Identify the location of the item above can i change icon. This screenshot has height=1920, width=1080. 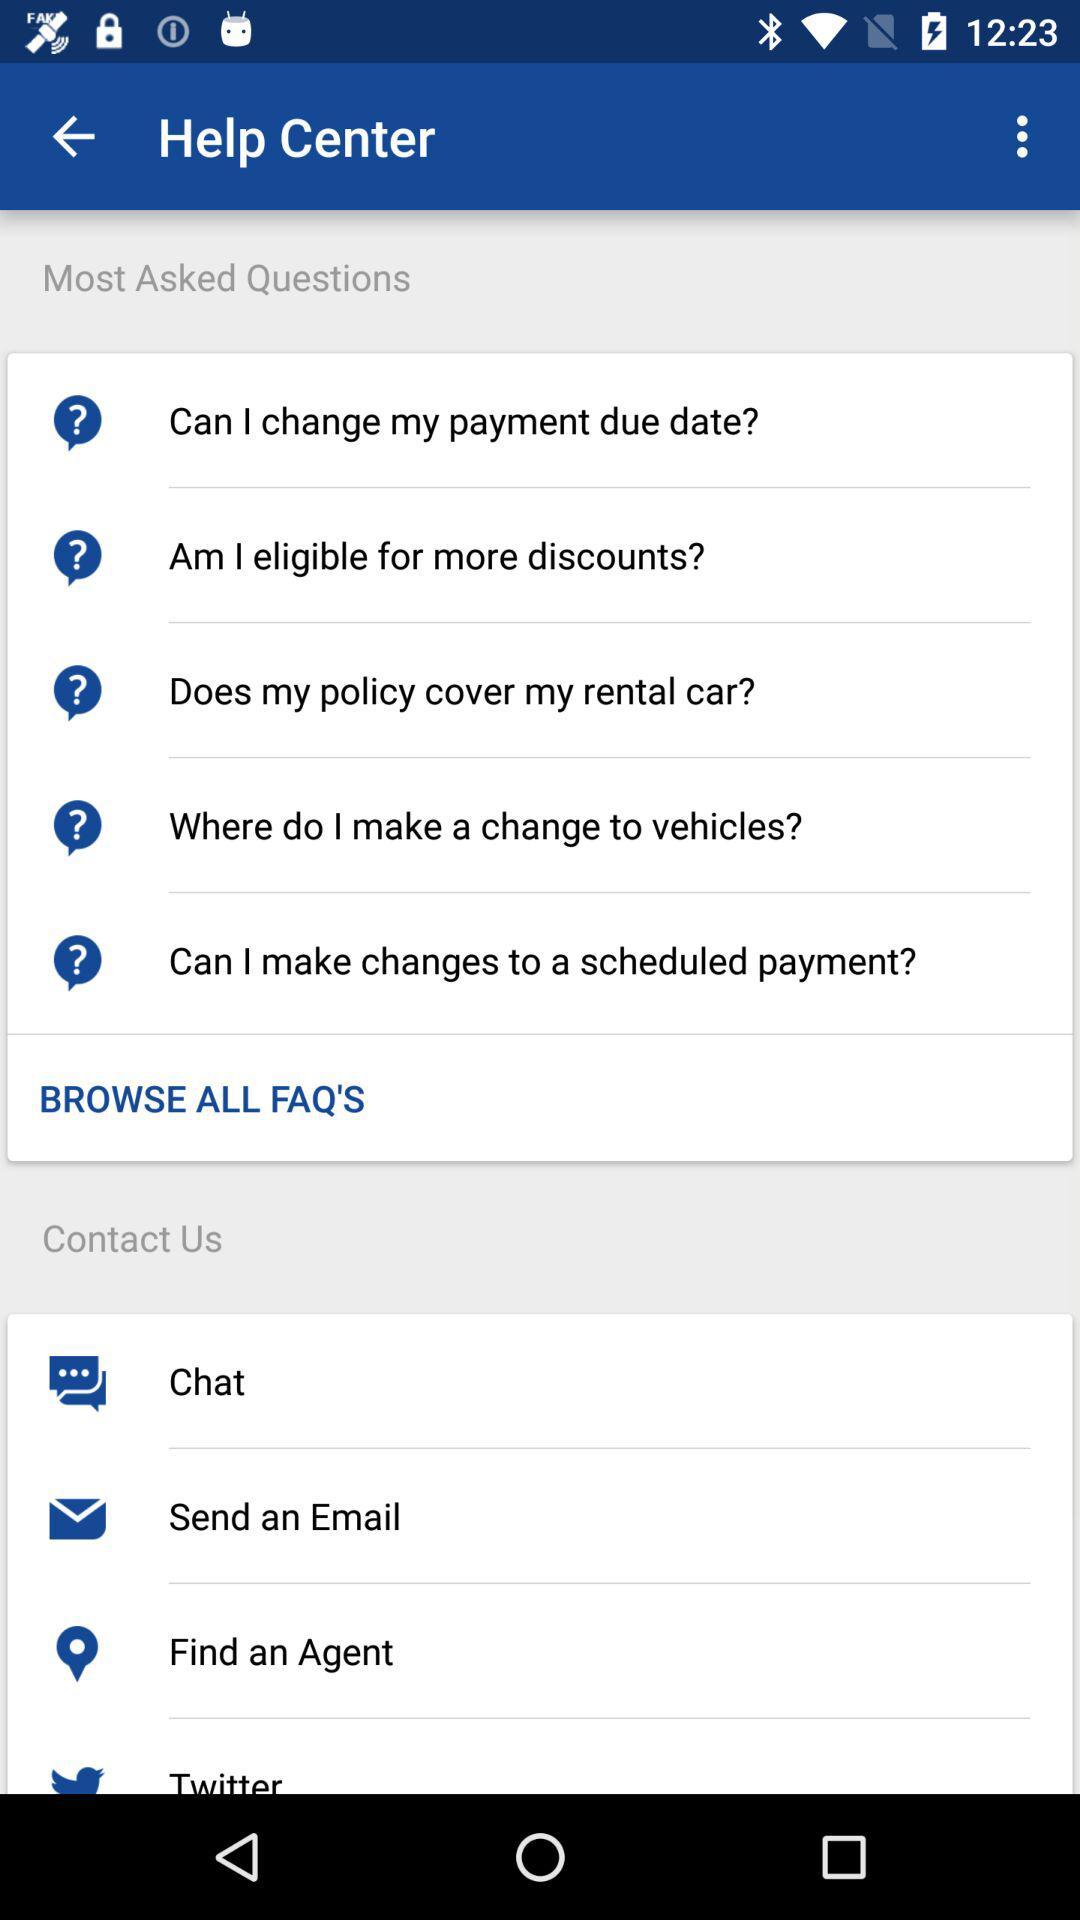
(1027, 135).